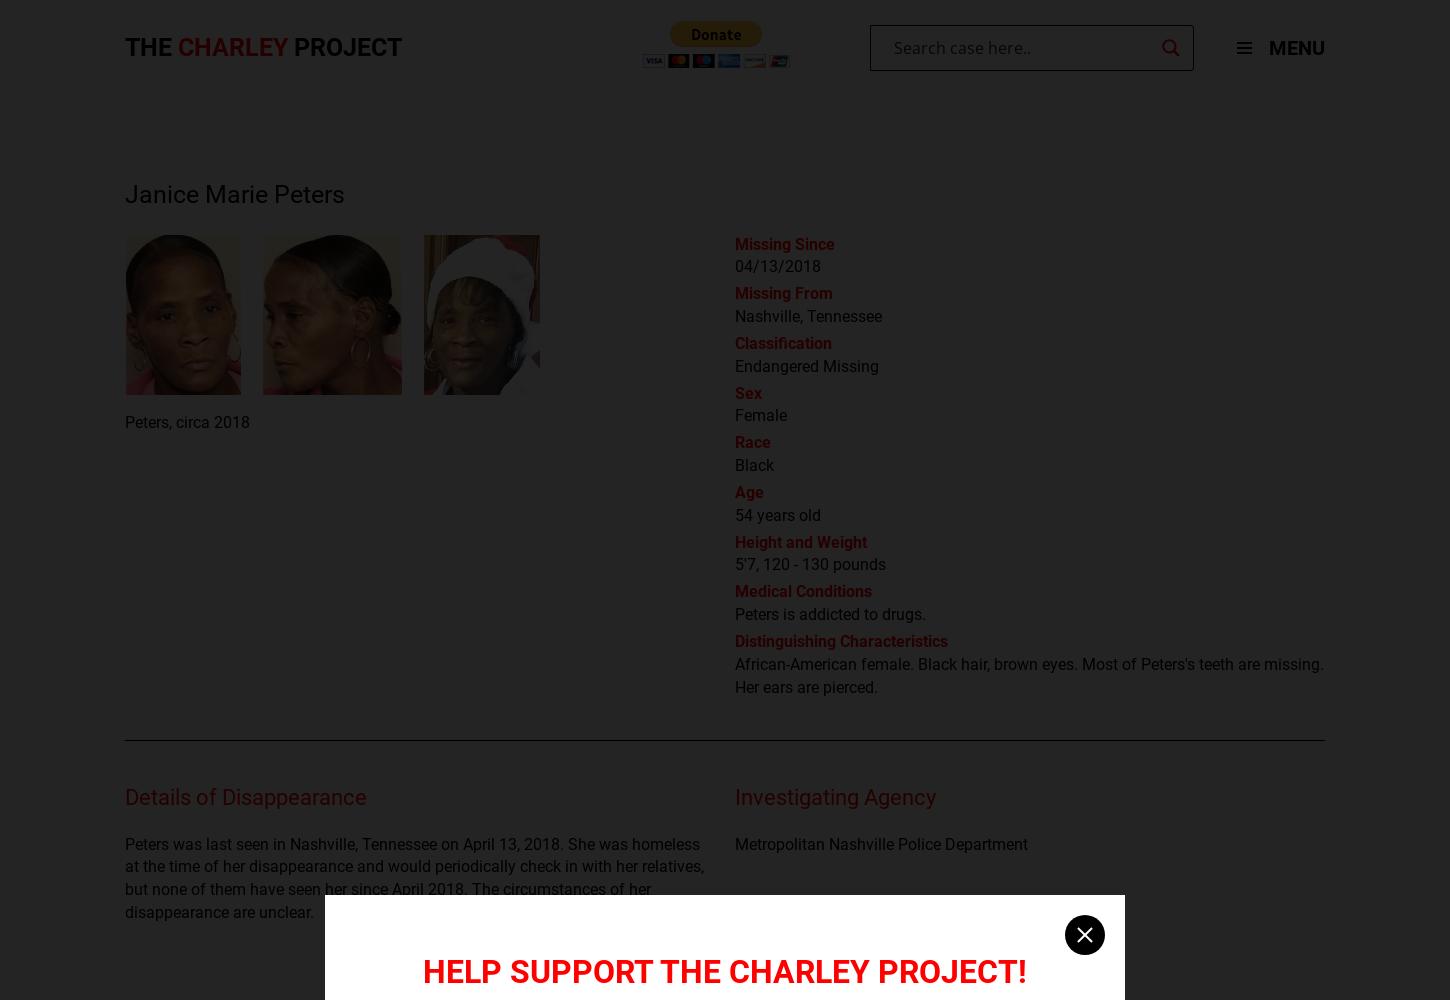  I want to click on 'Nashville, 								Tennessee', so click(808, 315).